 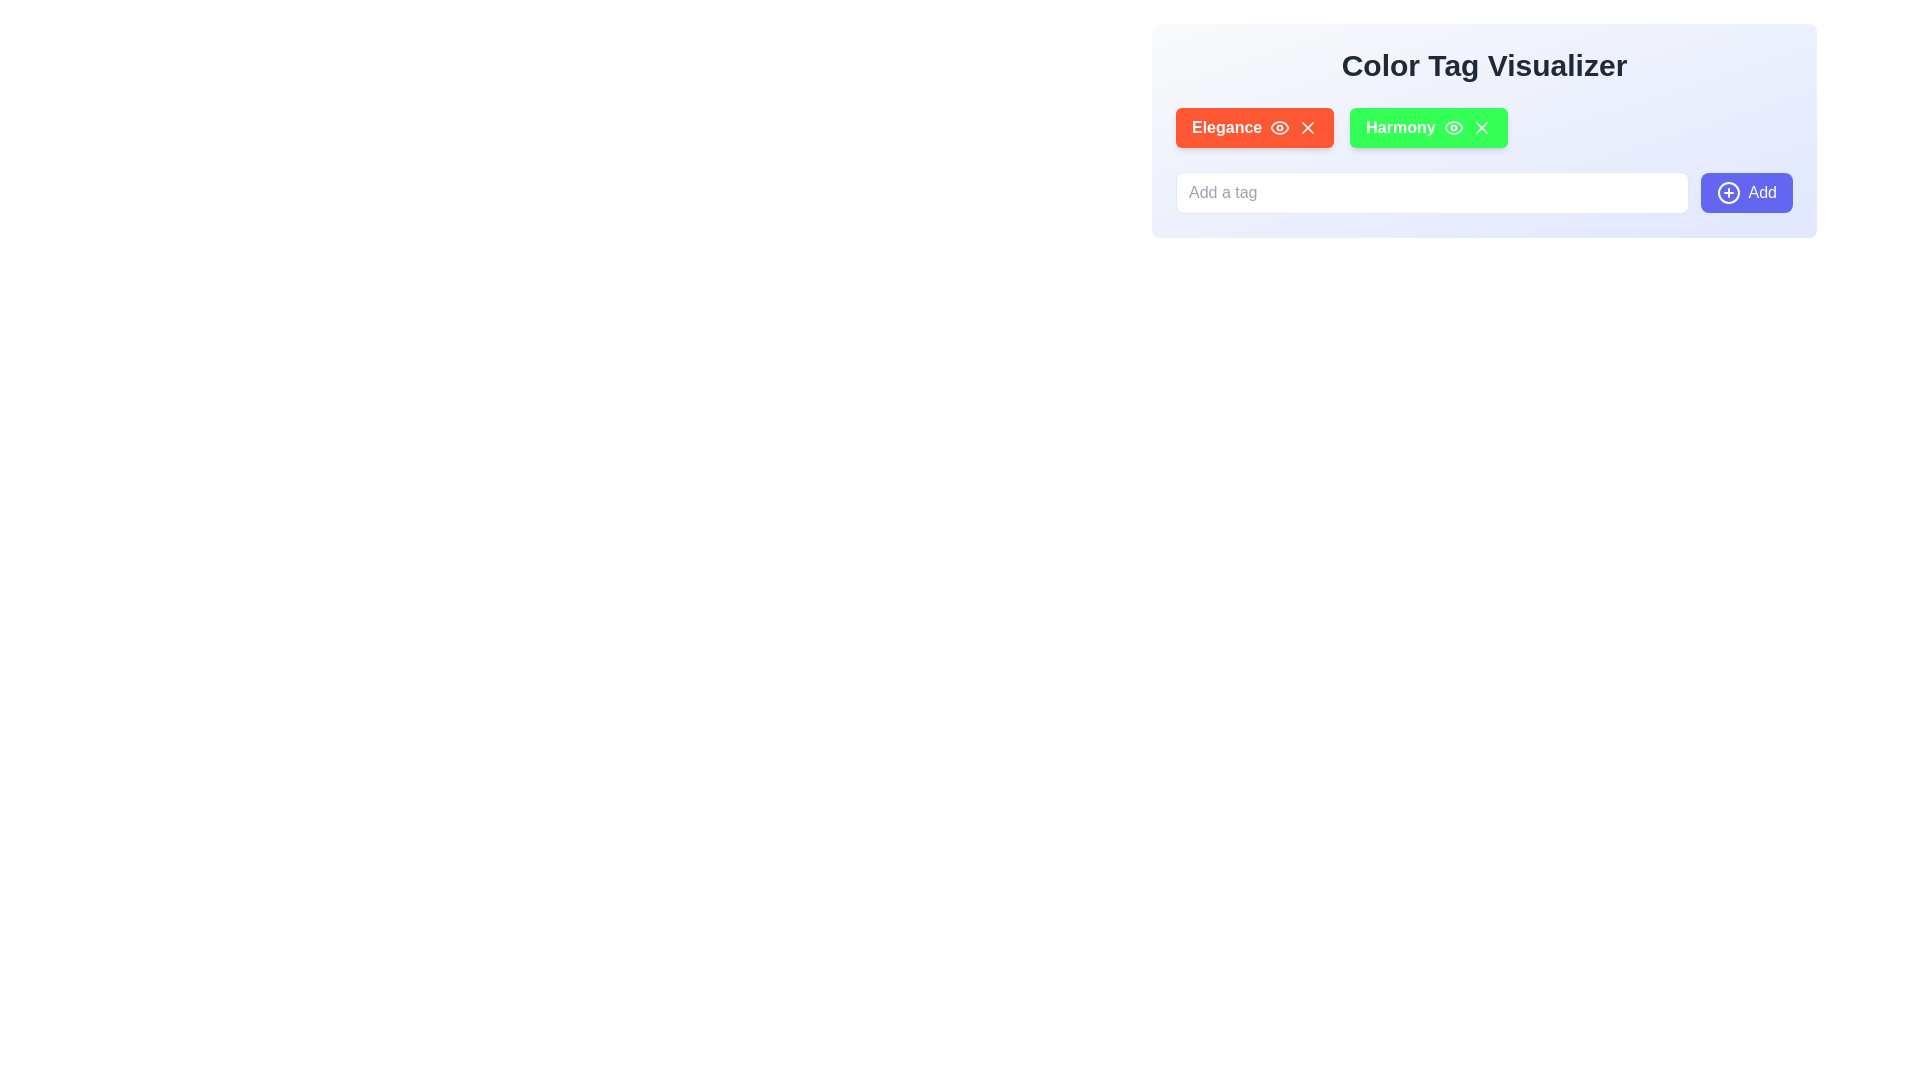 I want to click on the 'Harmony' tag button, which is a multi-functional button with an eye icon for visibility toggle and an 'X' symbol for removal, located below the 'Color Tag Visualizer' header, so click(x=1427, y=127).